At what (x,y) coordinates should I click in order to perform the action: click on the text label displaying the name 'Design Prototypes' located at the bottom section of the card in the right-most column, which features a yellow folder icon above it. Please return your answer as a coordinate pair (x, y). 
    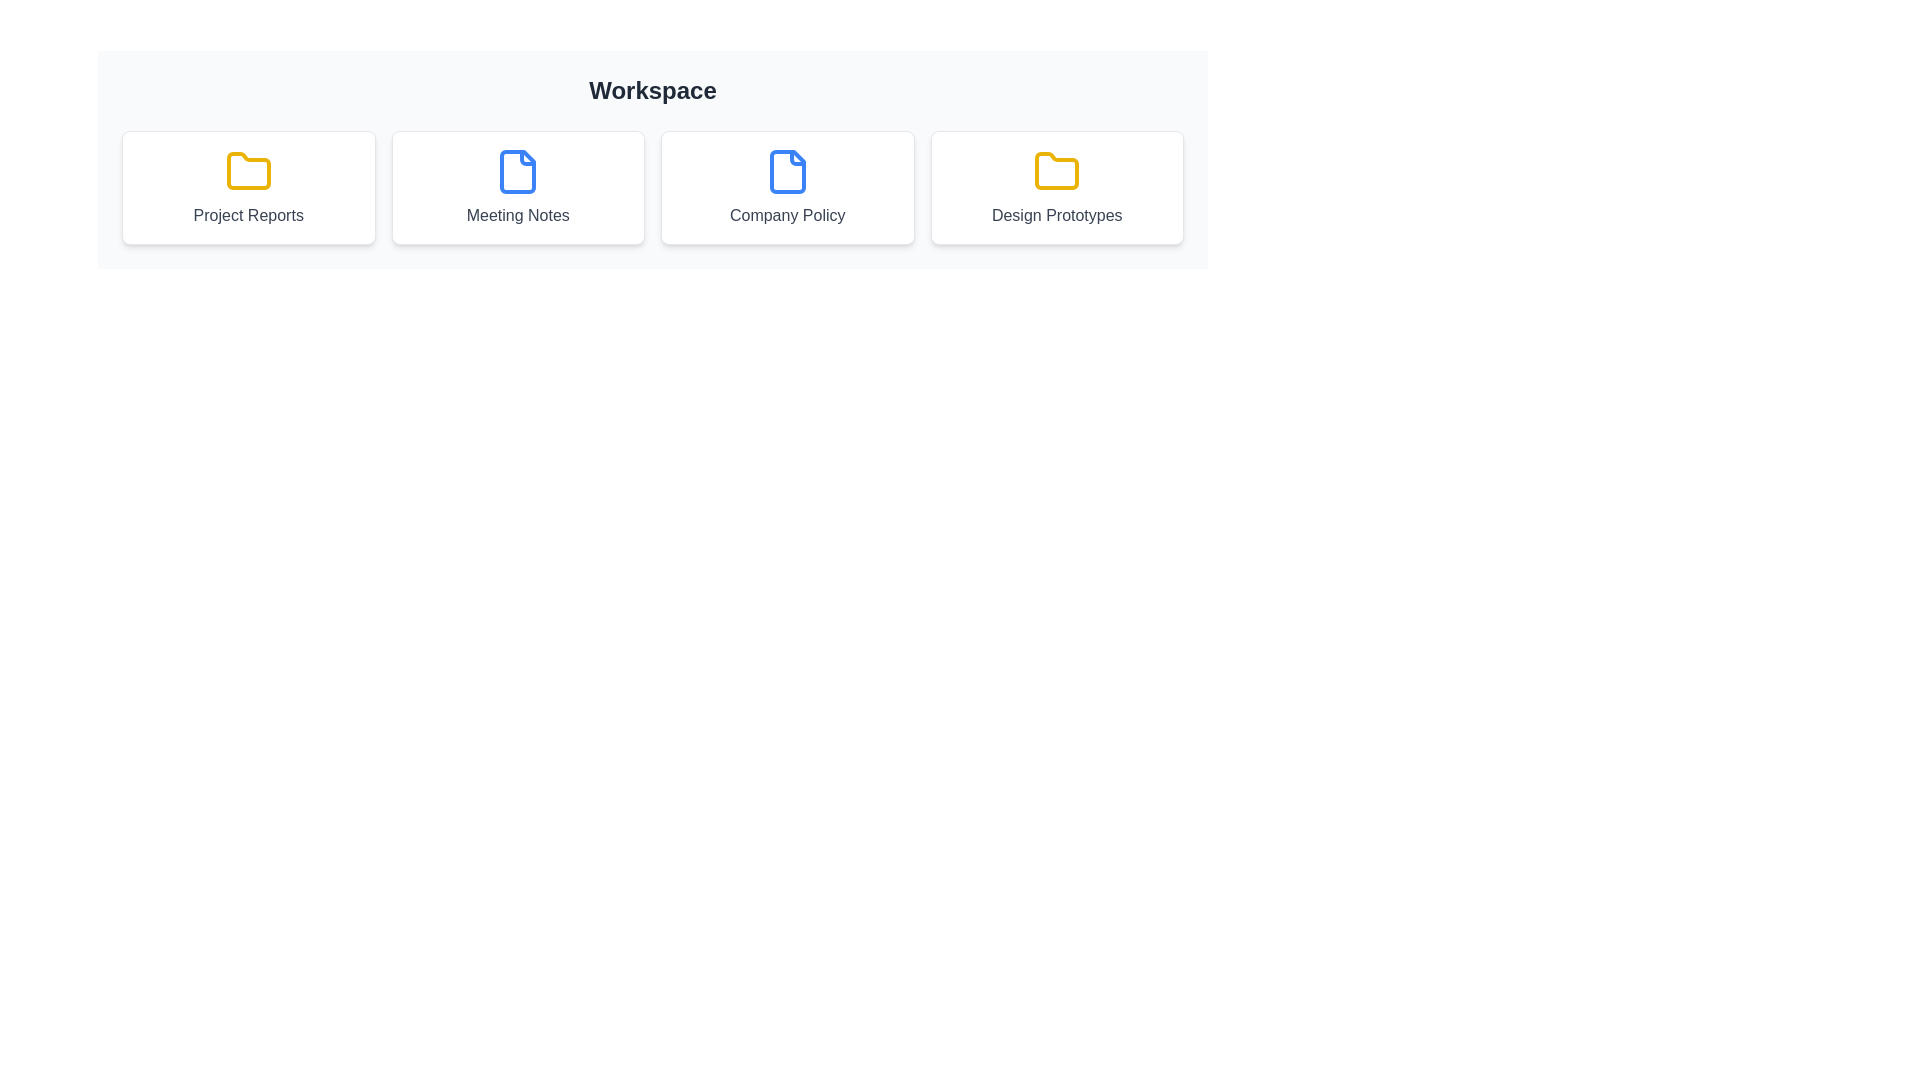
    Looking at the image, I should click on (1056, 216).